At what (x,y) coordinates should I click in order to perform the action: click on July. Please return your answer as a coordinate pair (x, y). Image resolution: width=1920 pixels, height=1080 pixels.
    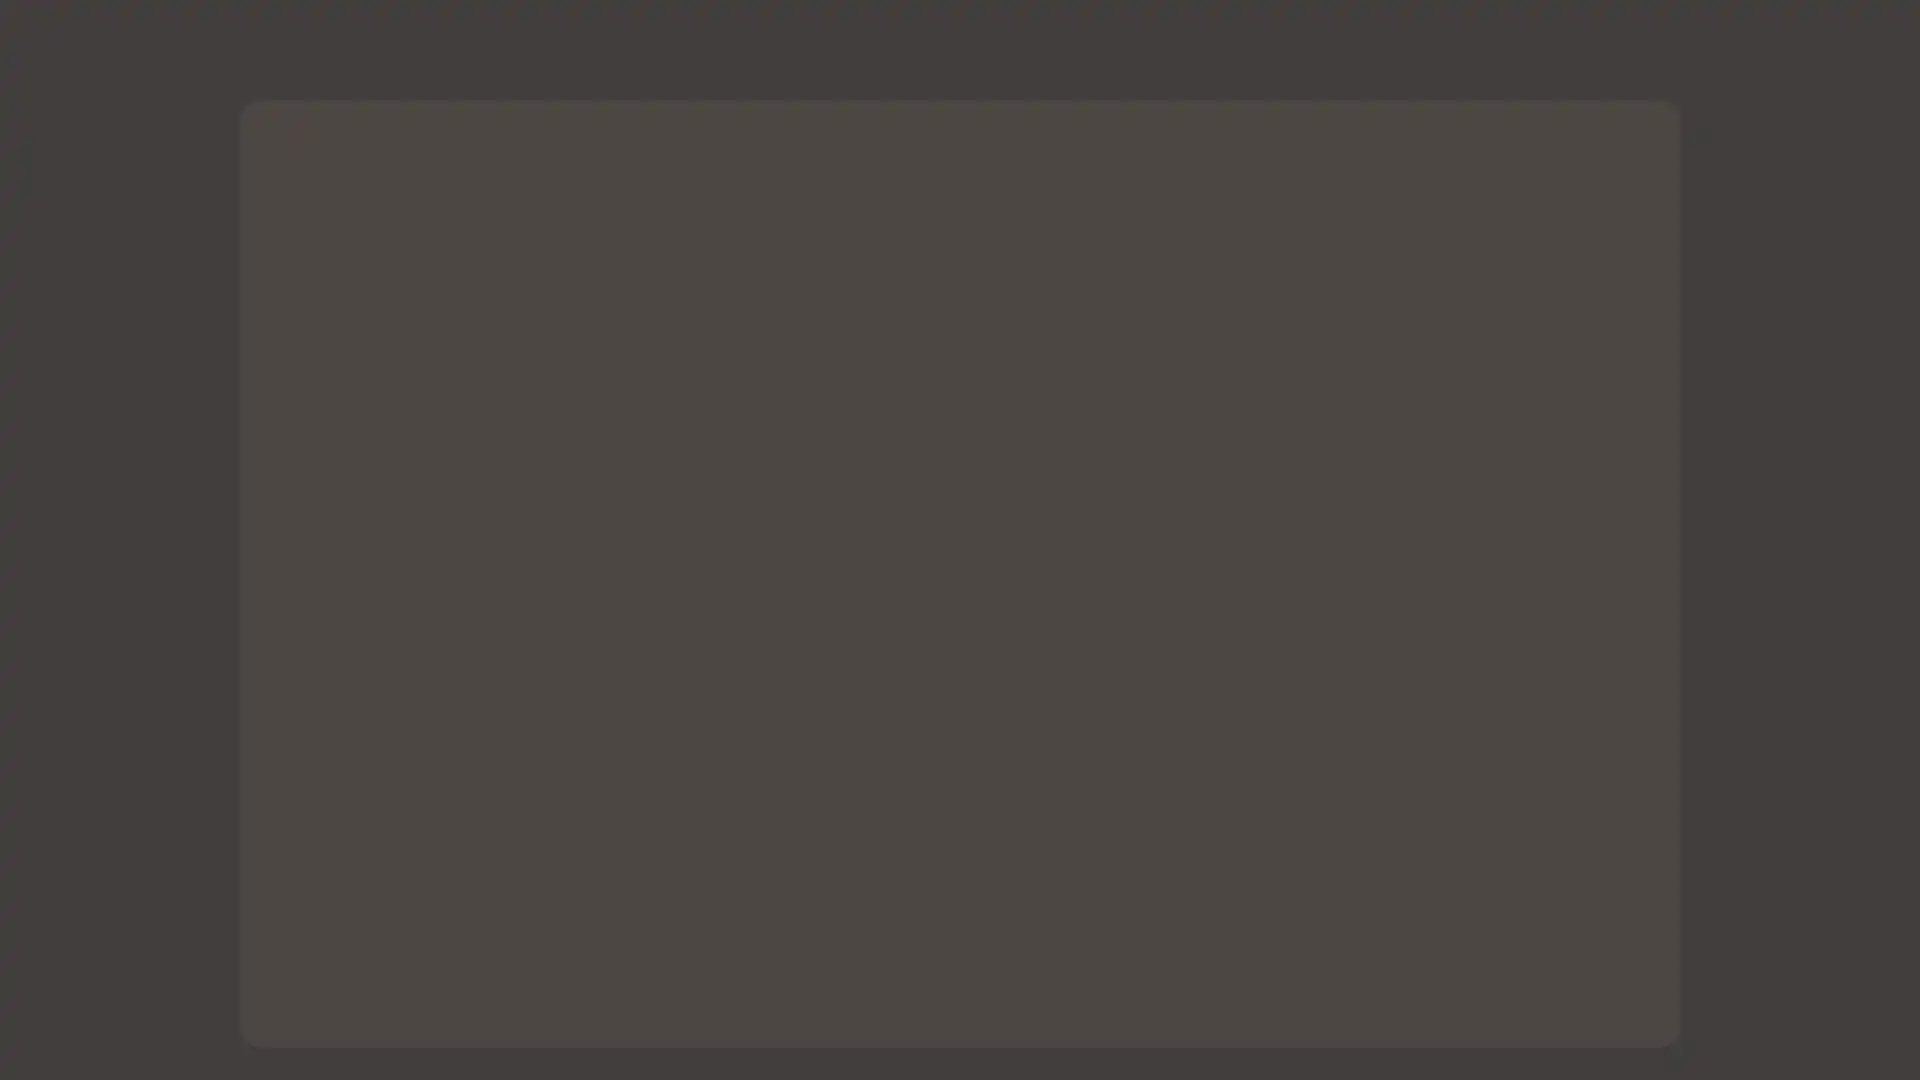
    Looking at the image, I should click on (909, 941).